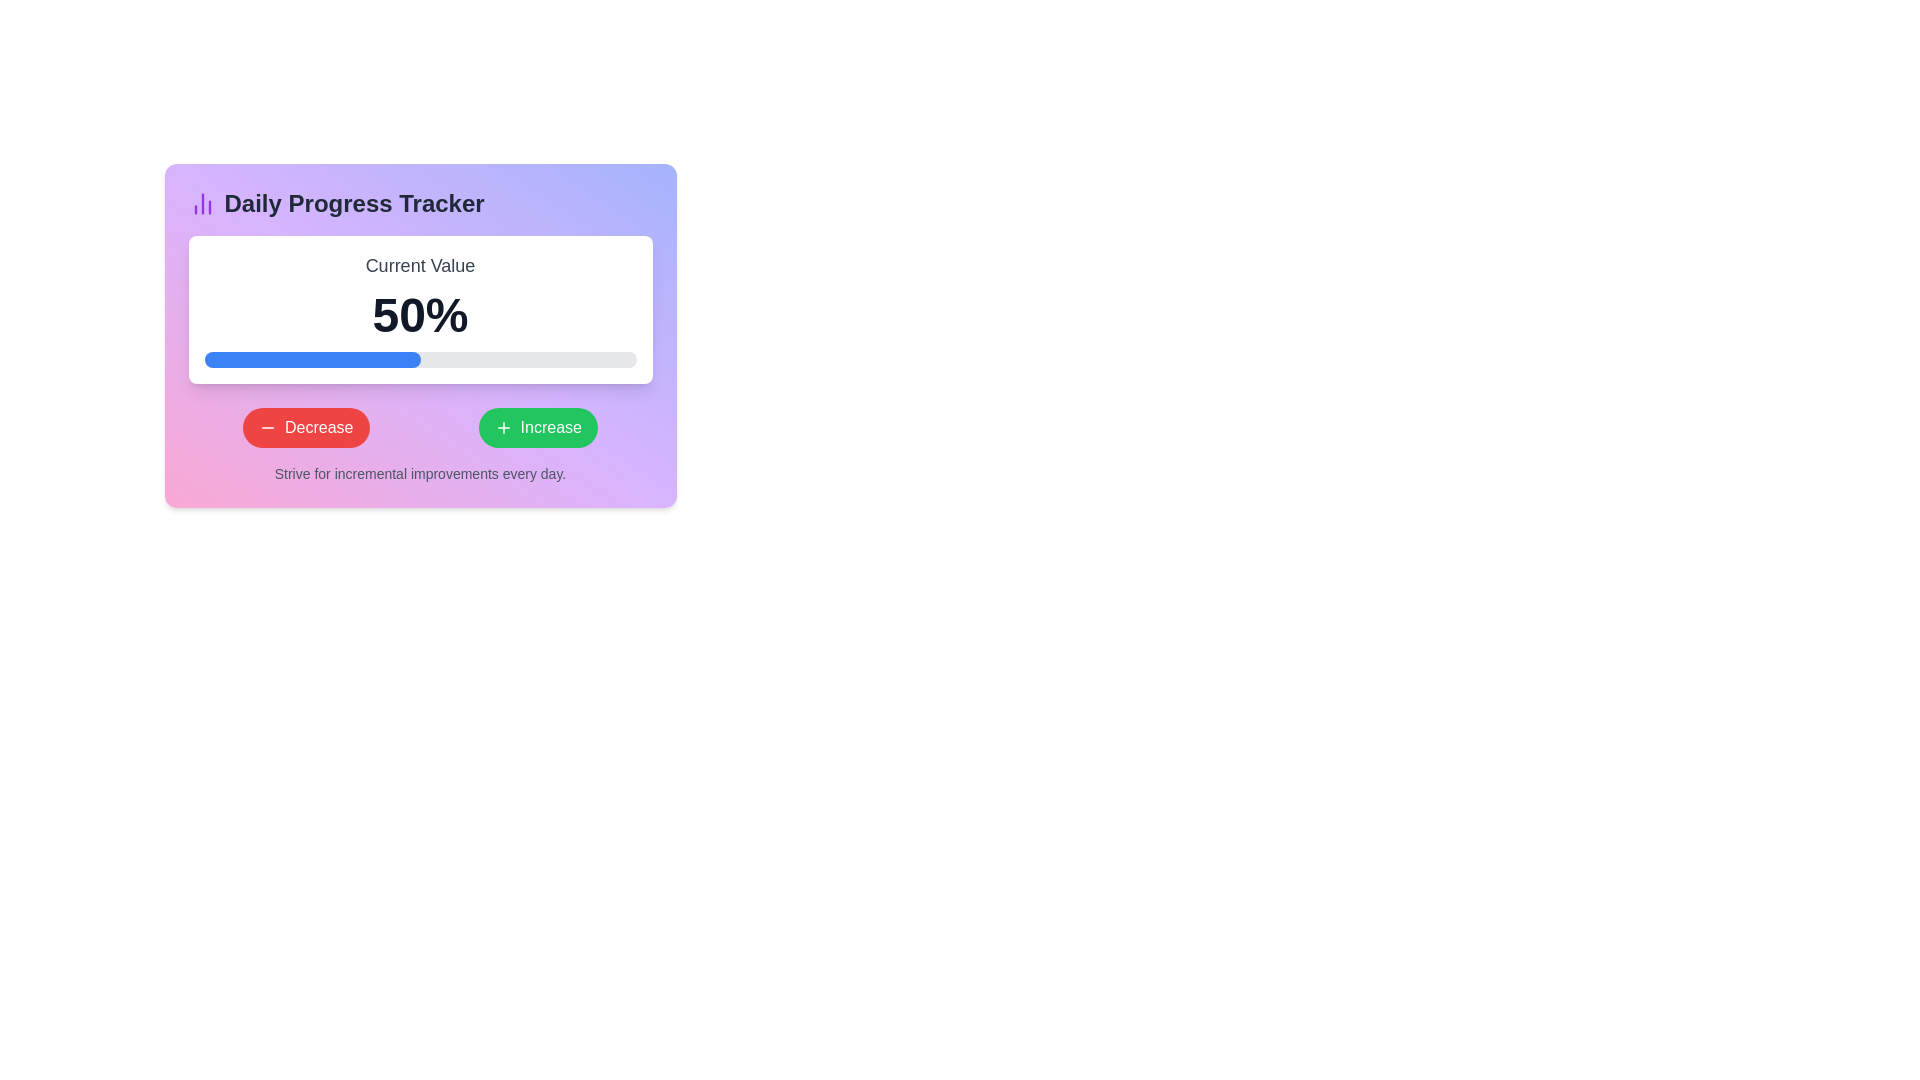  Describe the element at coordinates (538, 427) in the screenshot. I see `the second button below the progress bar to increase the current value displayed above it` at that location.